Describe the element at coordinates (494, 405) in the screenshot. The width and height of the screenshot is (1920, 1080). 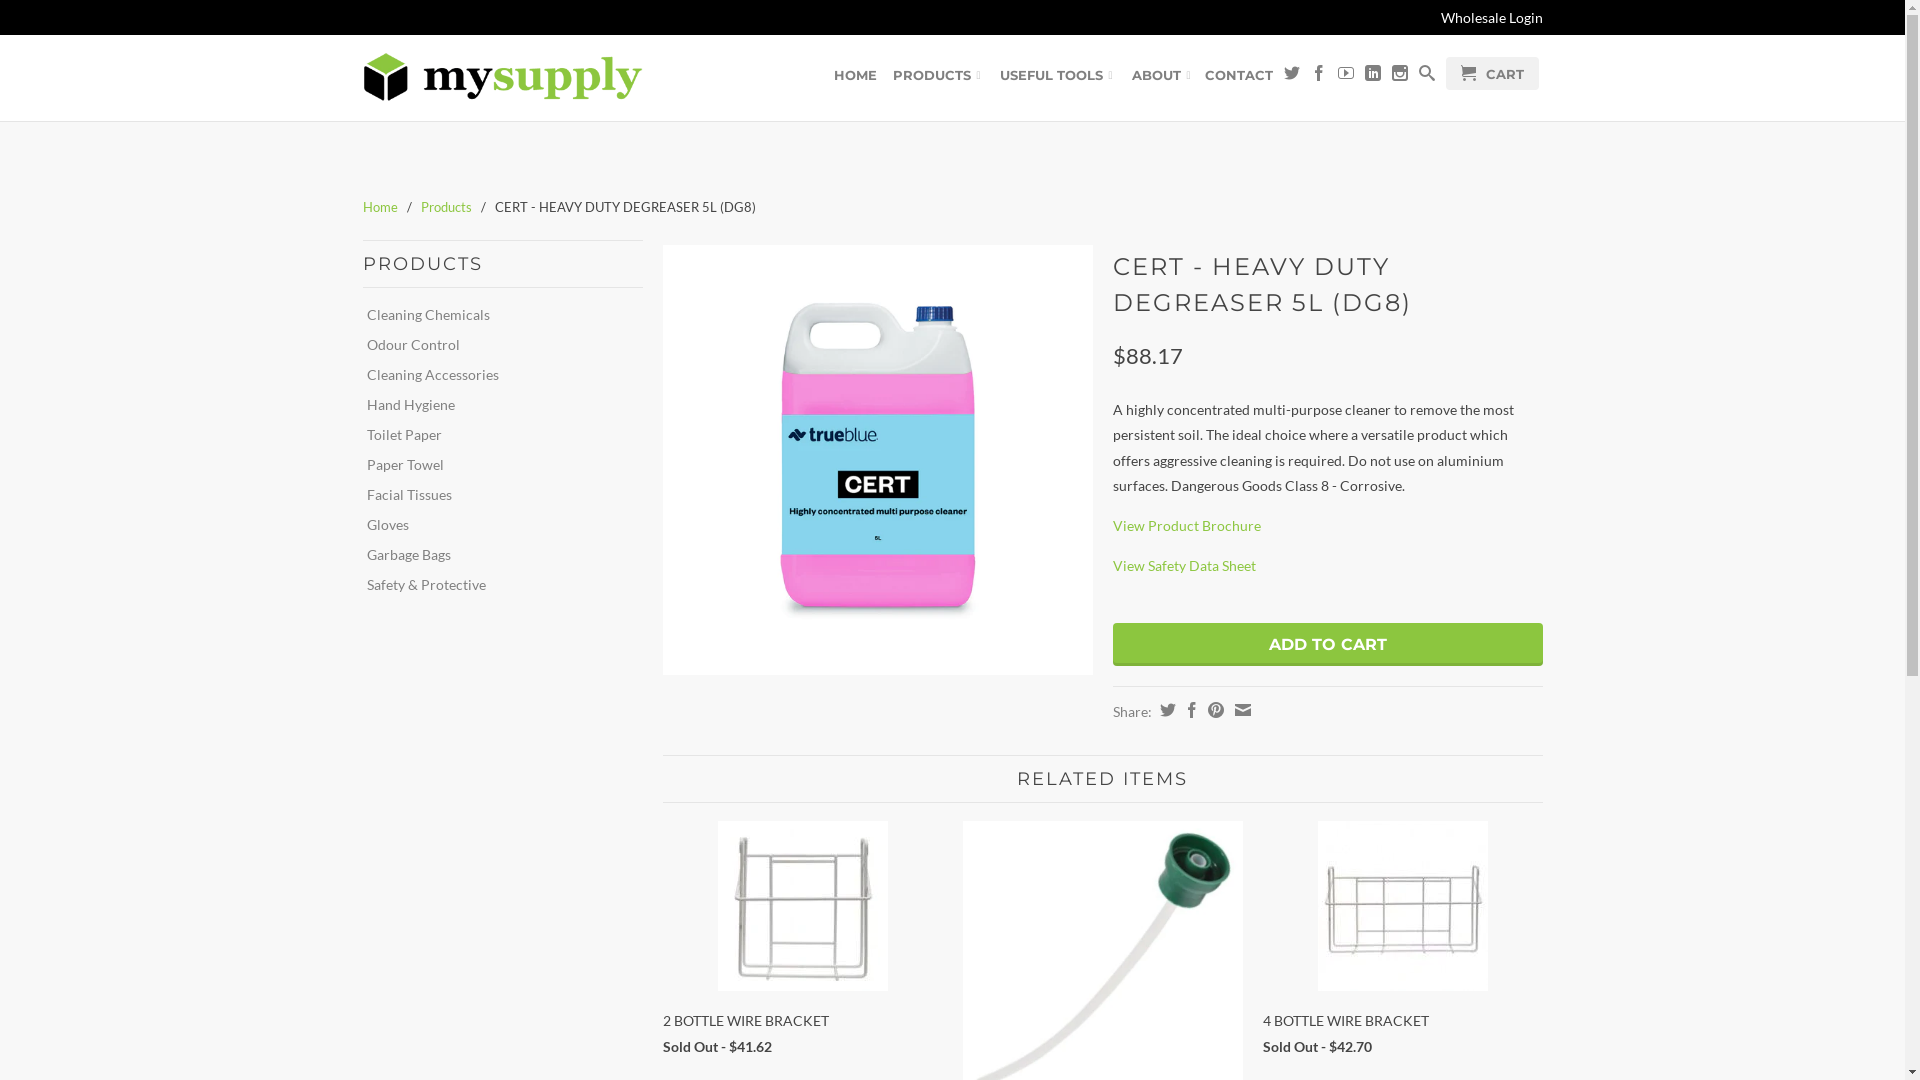
I see `'Hand Hygiene'` at that location.